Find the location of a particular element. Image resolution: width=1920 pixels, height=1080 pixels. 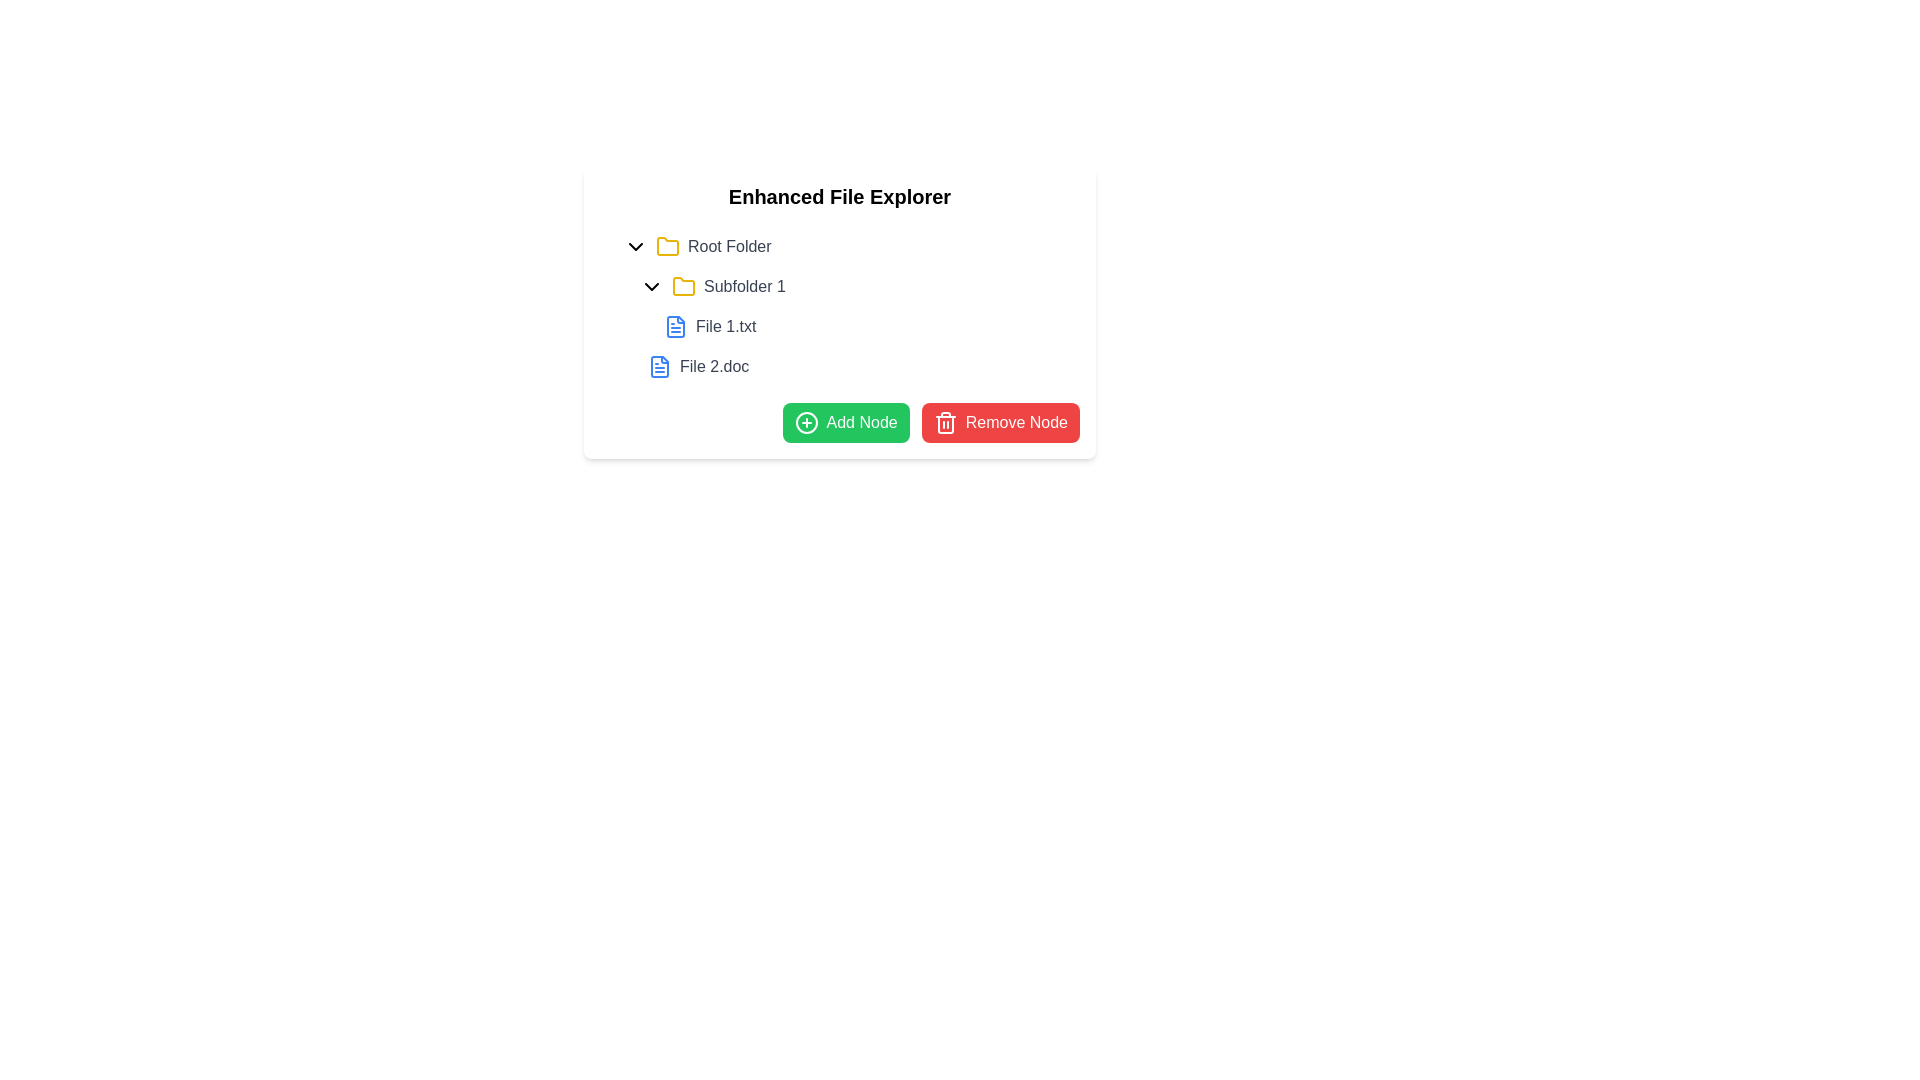

the arrow-shaped icon button pointing downwards, located to the left of the 'Root Folder' text label is located at coordinates (634, 245).